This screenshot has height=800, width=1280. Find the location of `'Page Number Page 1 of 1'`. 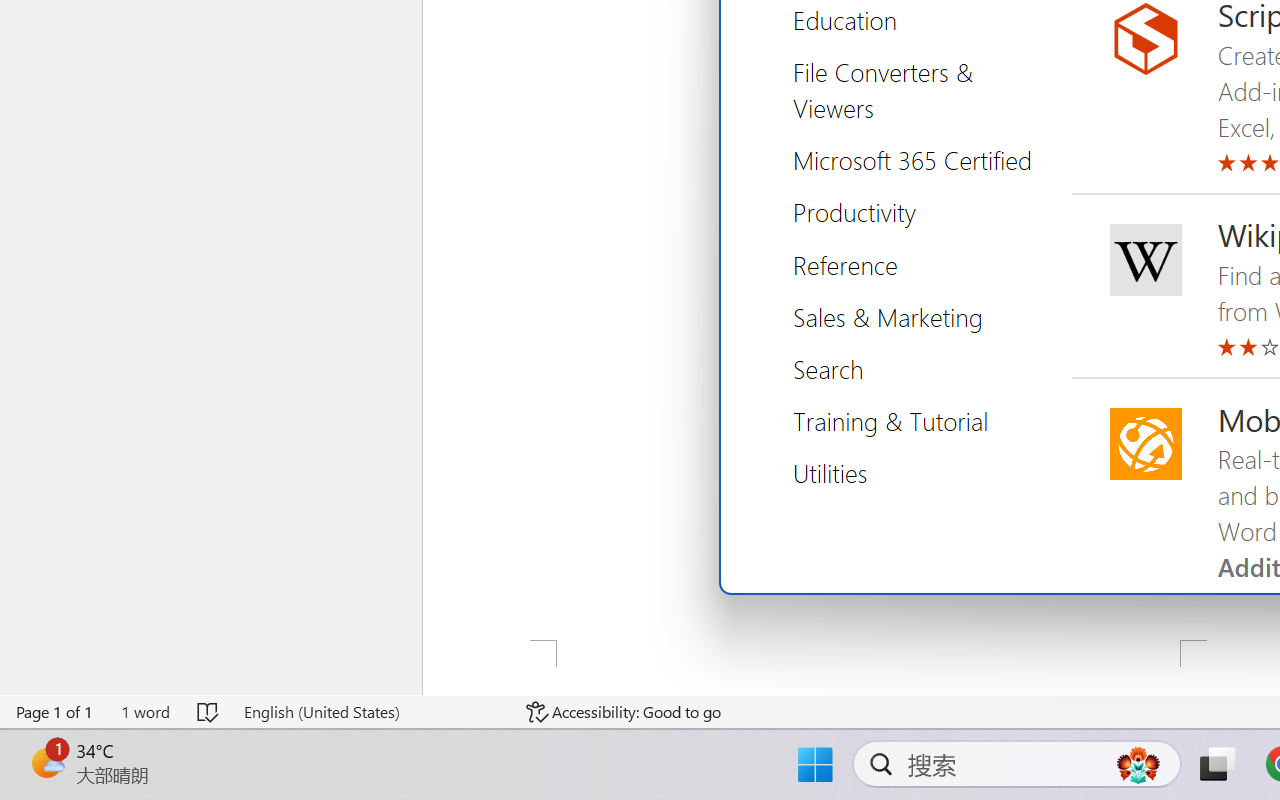

'Page Number Page 1 of 1' is located at coordinates (55, 711).